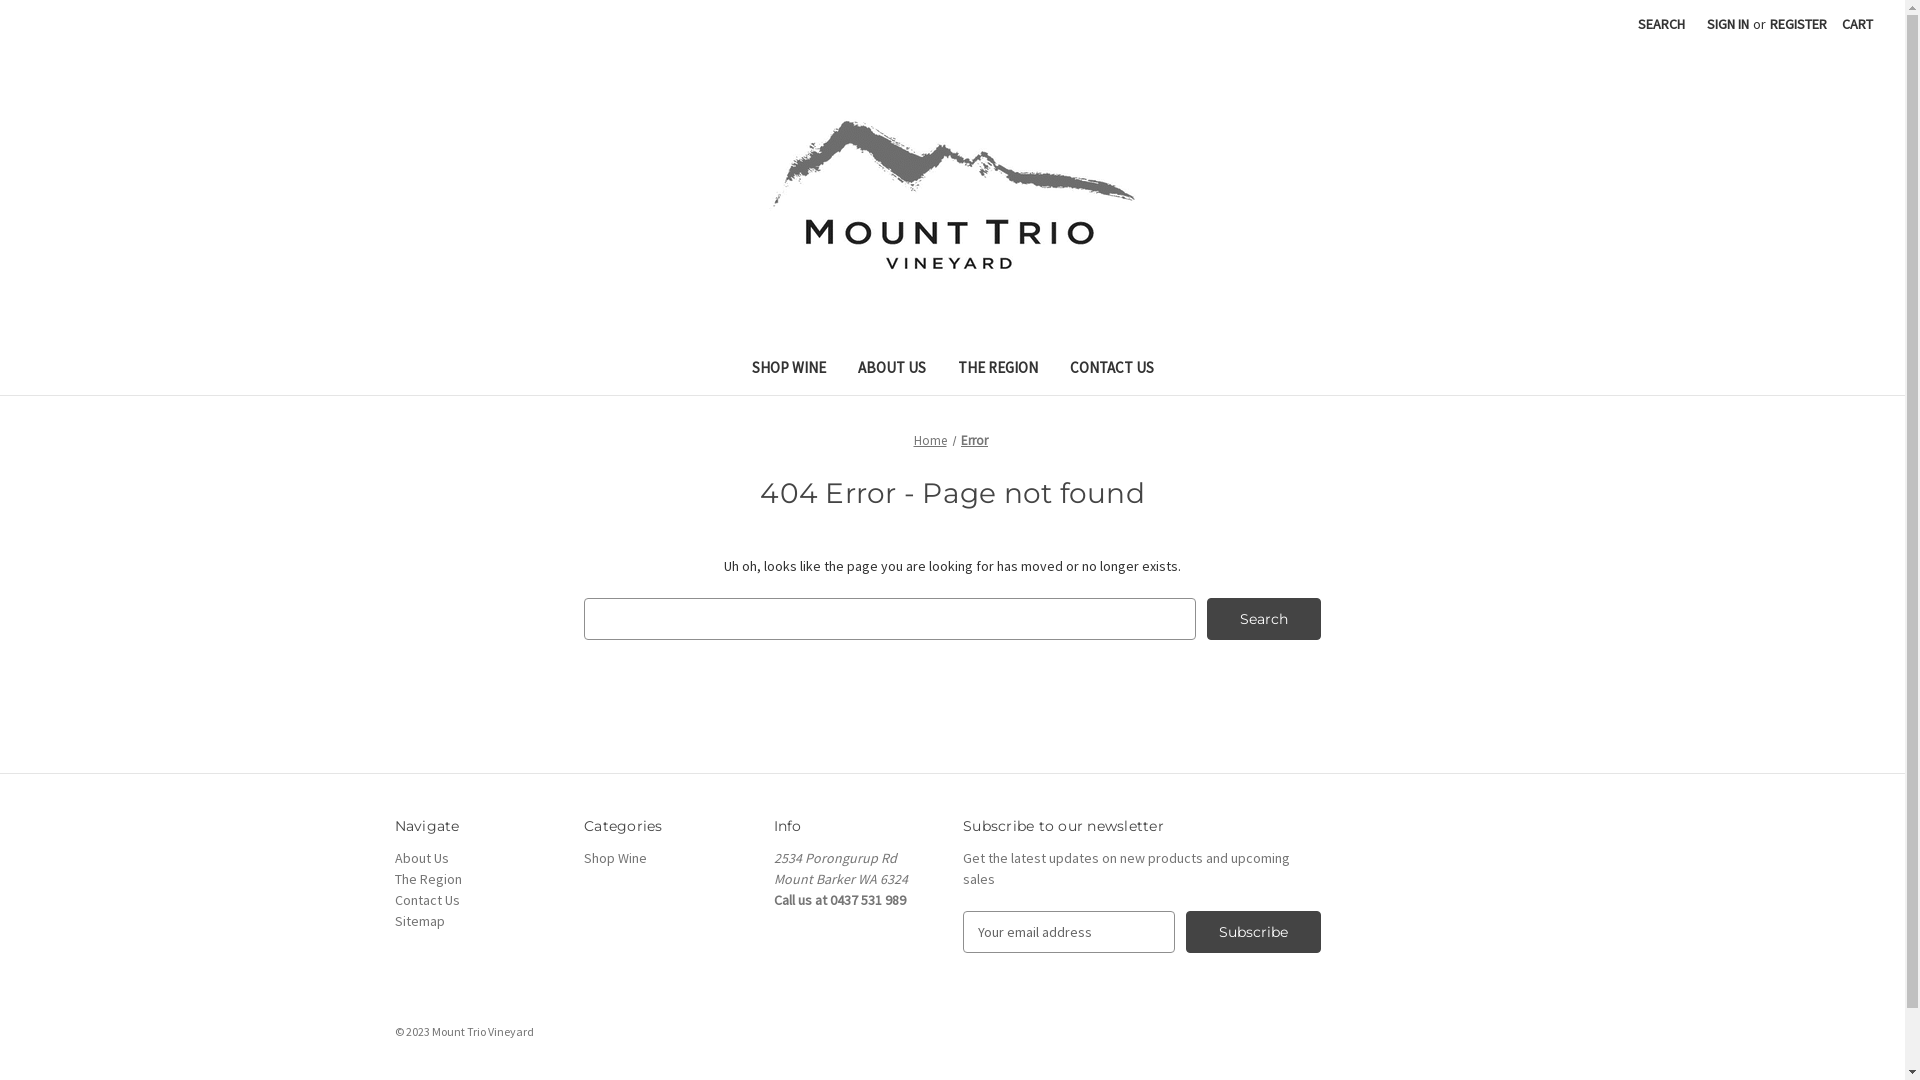 The image size is (1920, 1080). I want to click on 'CART', so click(1830, 24).